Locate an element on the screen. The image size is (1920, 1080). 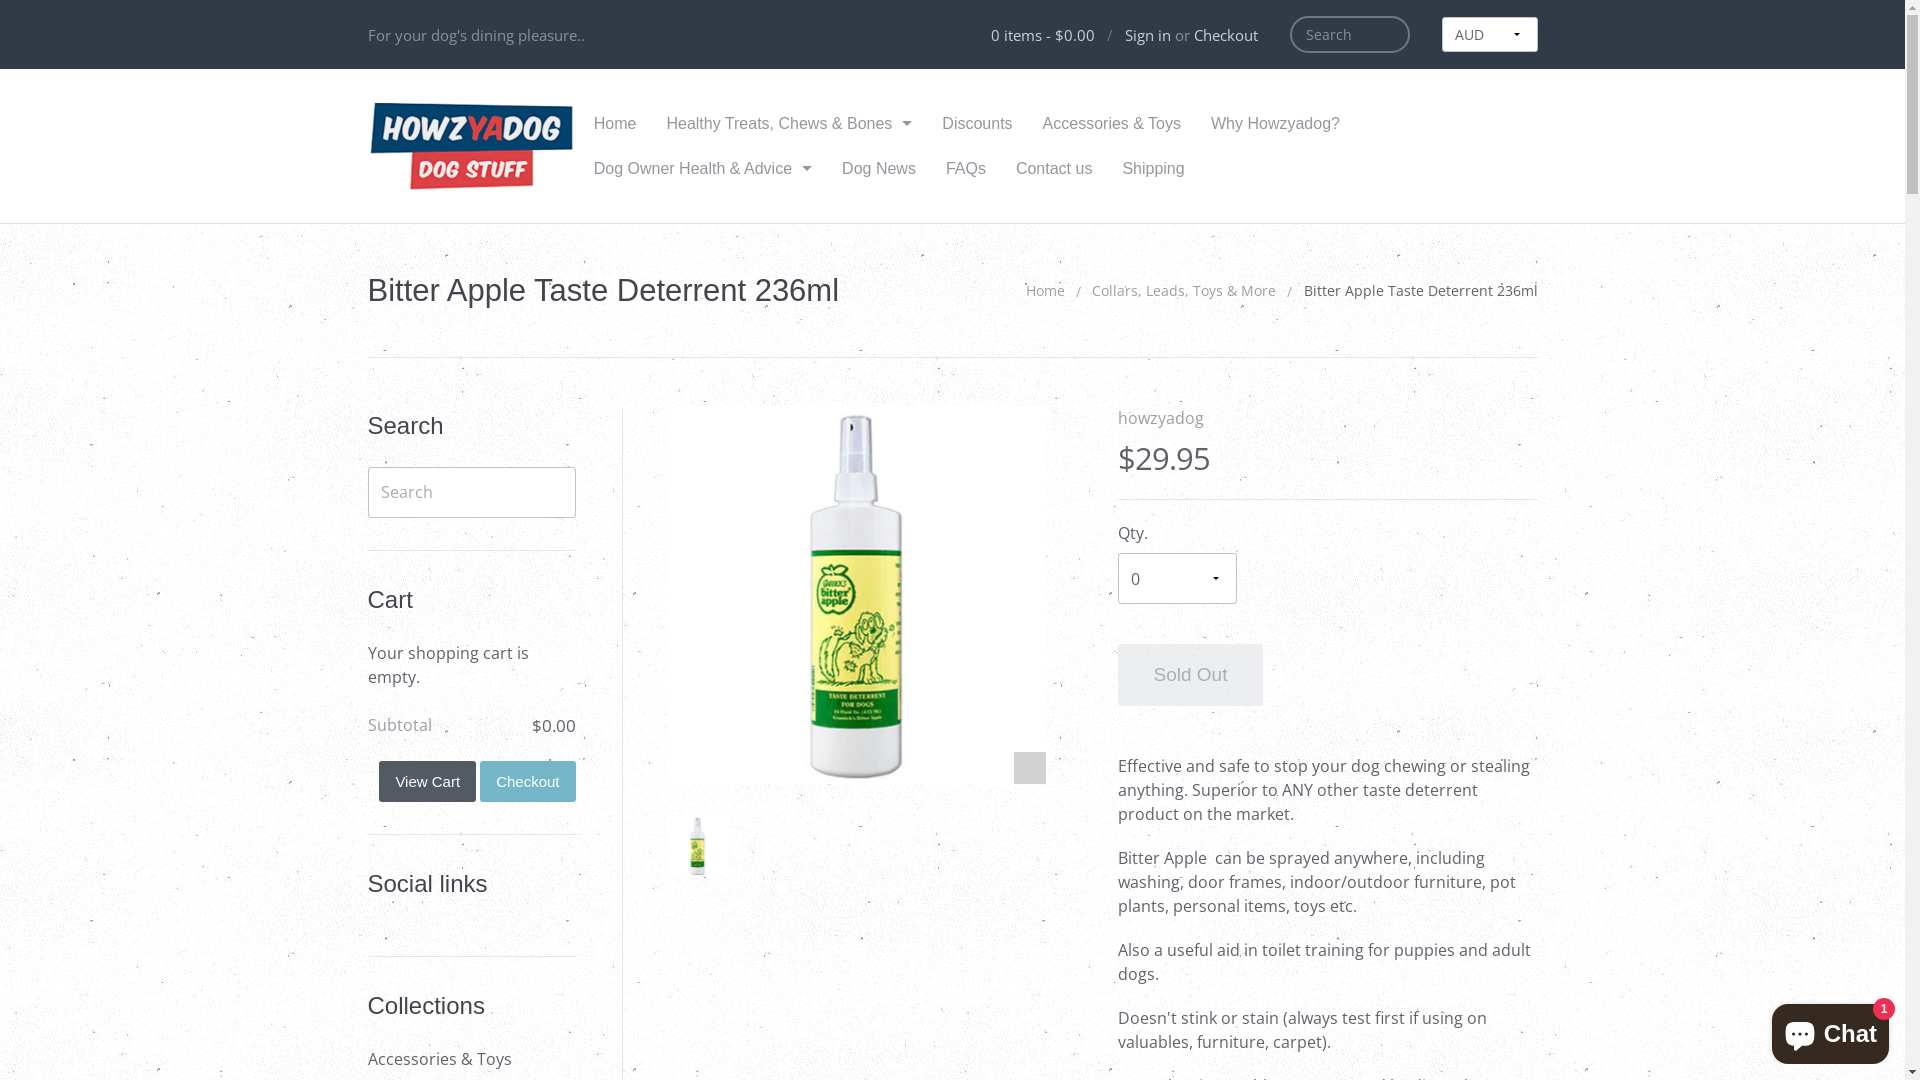
'Checkout' is located at coordinates (1194, 34).